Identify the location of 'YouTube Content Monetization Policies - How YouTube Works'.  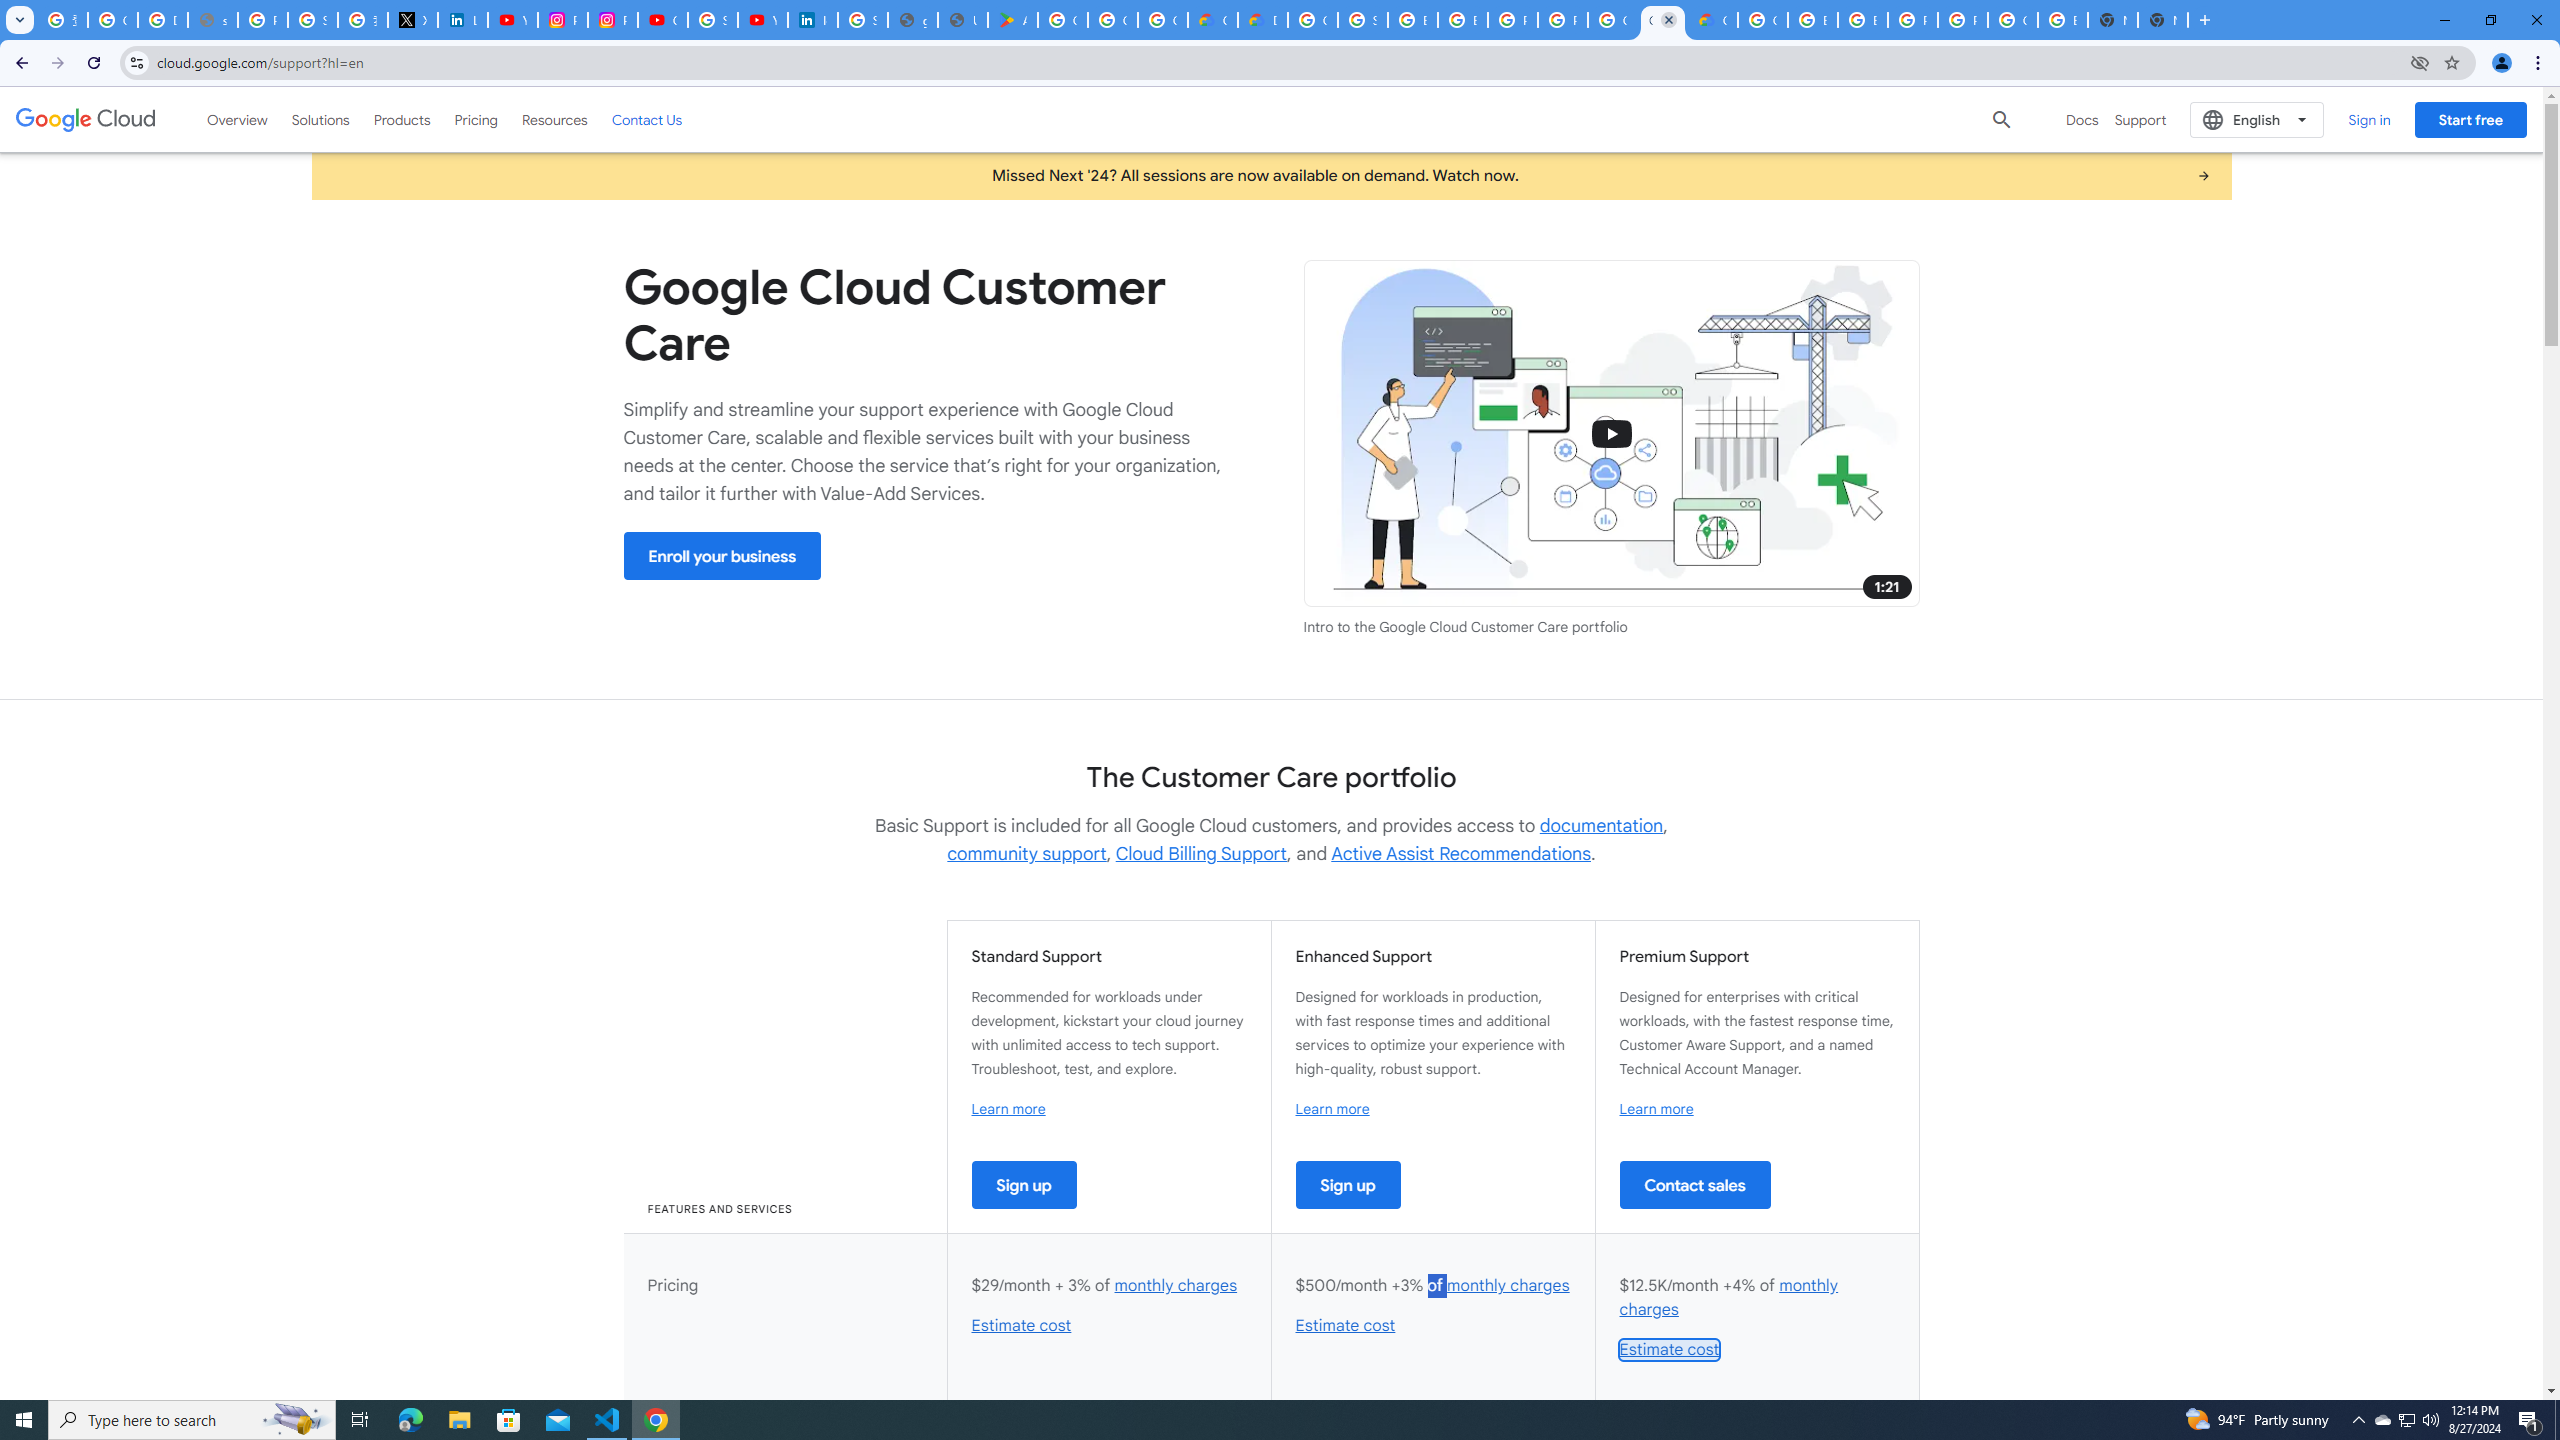
(513, 19).